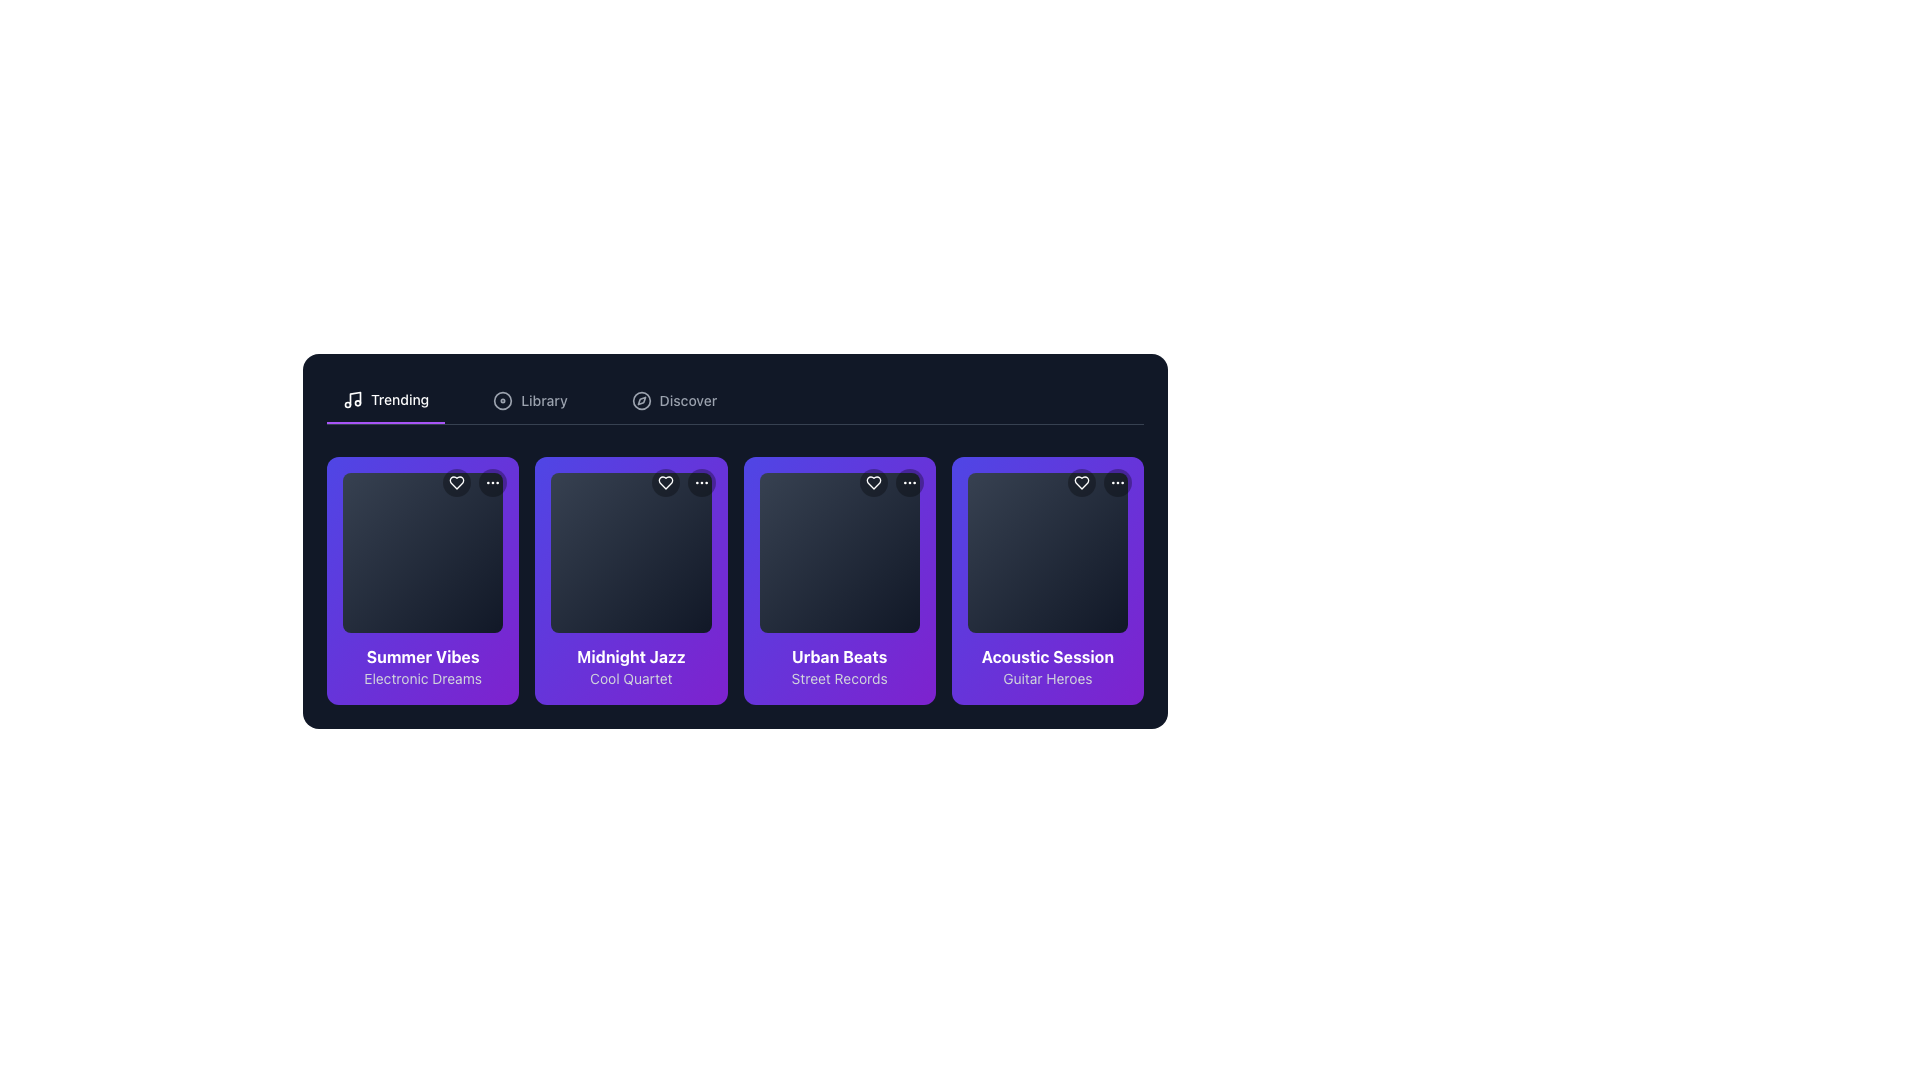  I want to click on the heart icon in the interactive icon group located in the top-right corner of the 'Acoustic Session' card to like the card's content, so click(1098, 482).